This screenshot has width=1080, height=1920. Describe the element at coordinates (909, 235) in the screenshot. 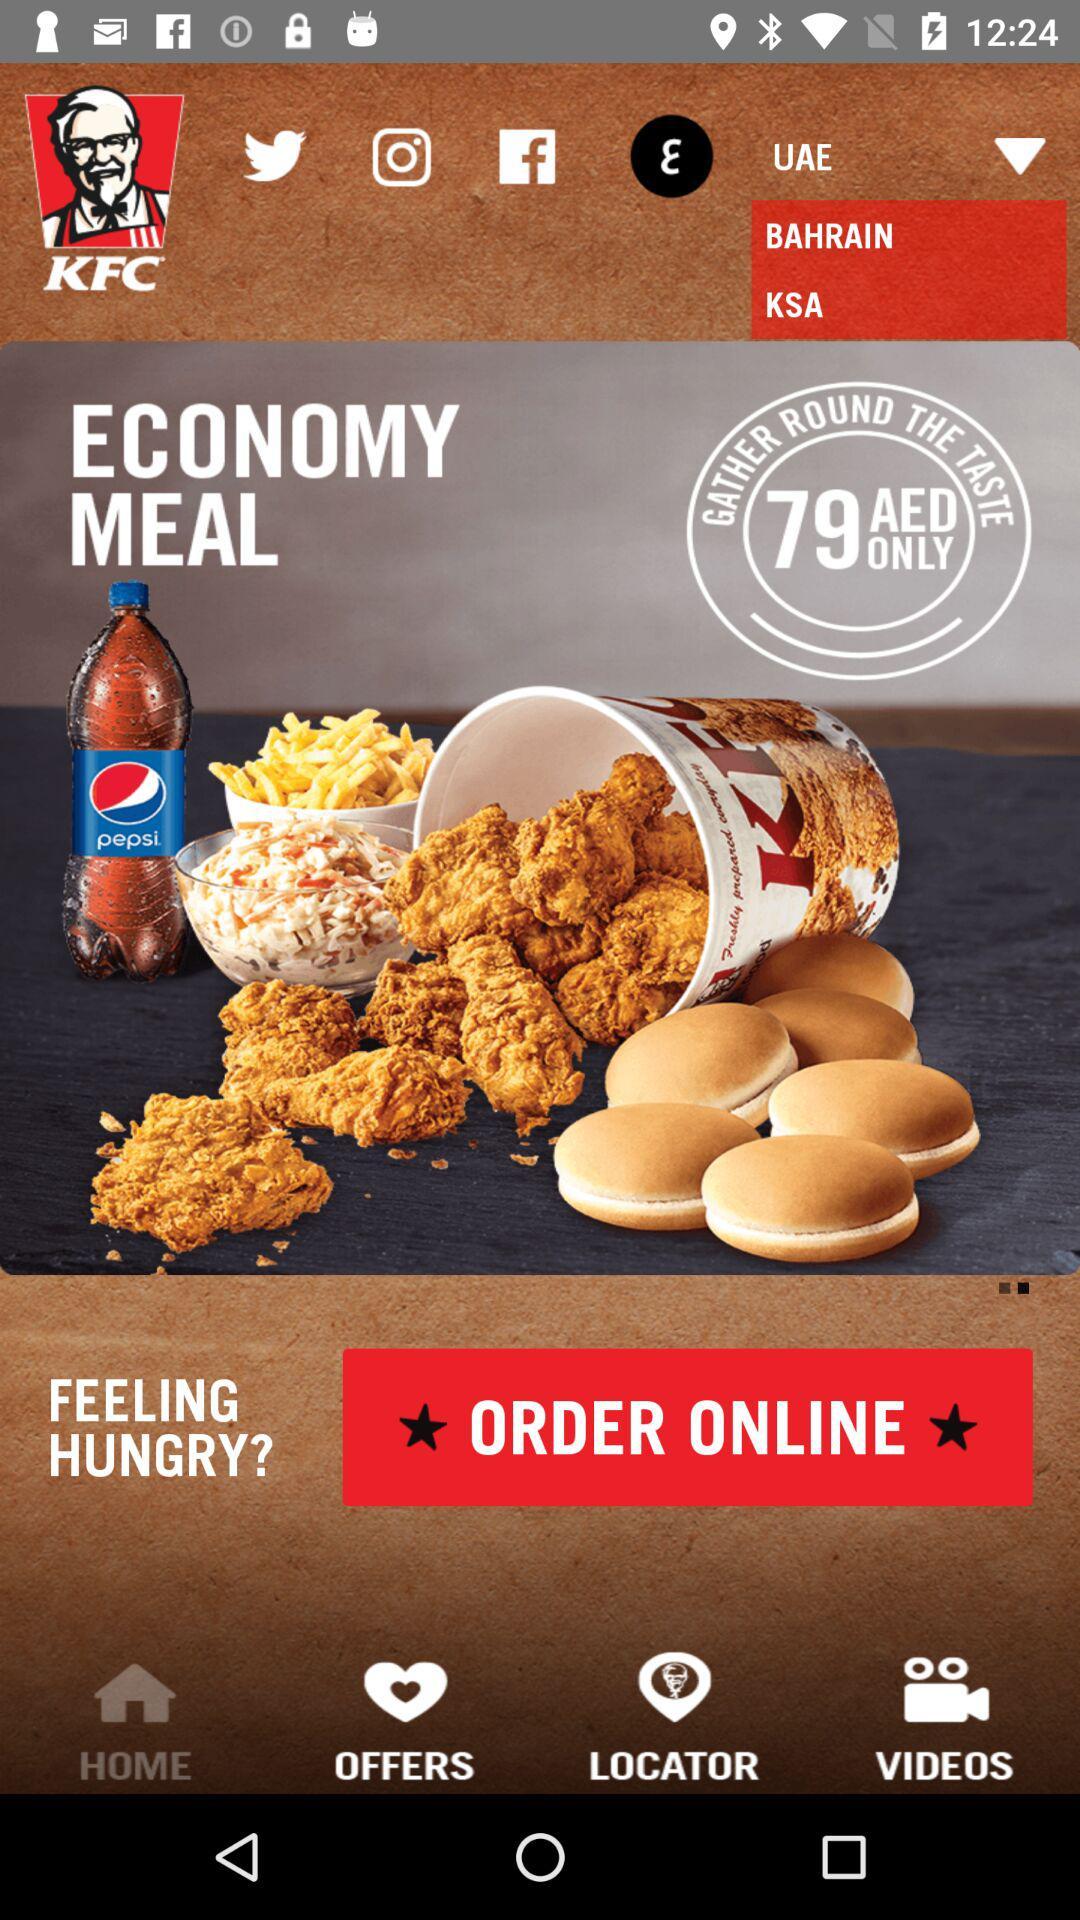

I see `bahrain item` at that location.